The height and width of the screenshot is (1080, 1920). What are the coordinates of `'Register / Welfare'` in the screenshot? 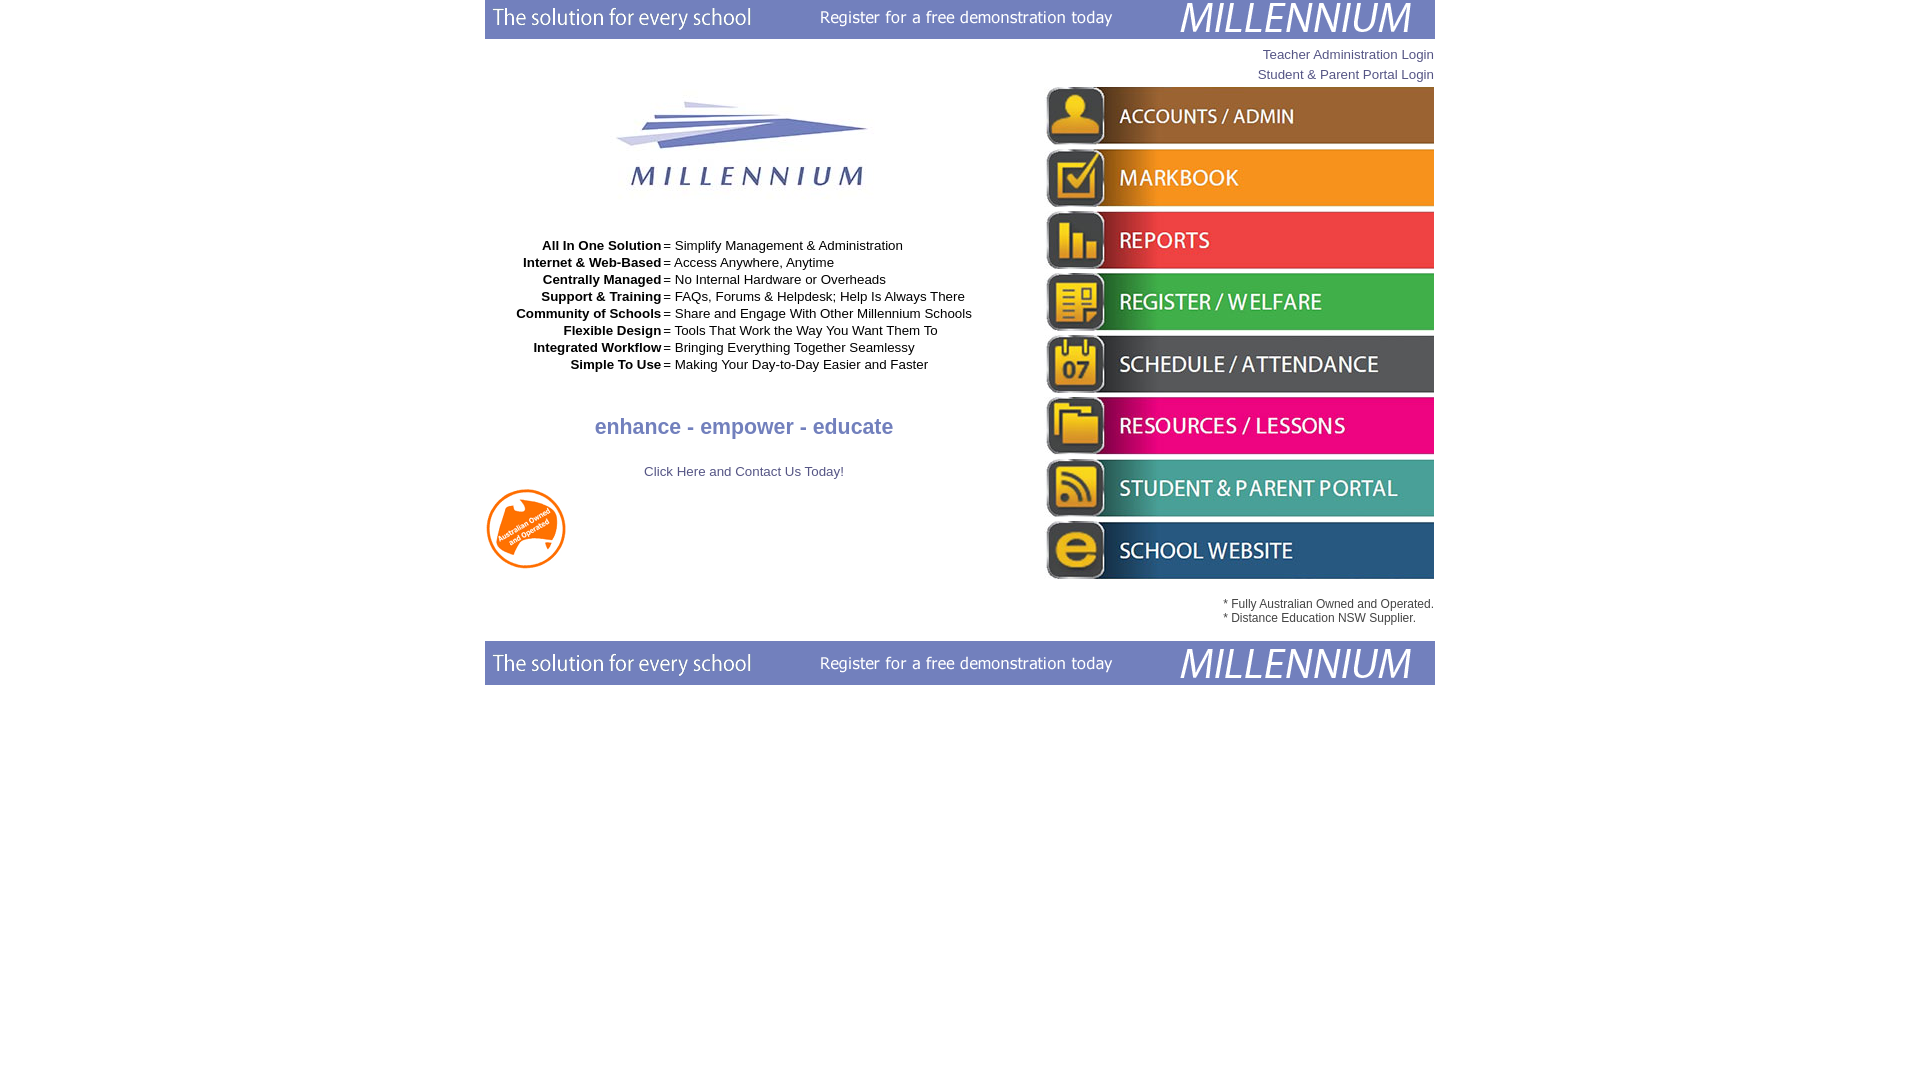 It's located at (1237, 301).